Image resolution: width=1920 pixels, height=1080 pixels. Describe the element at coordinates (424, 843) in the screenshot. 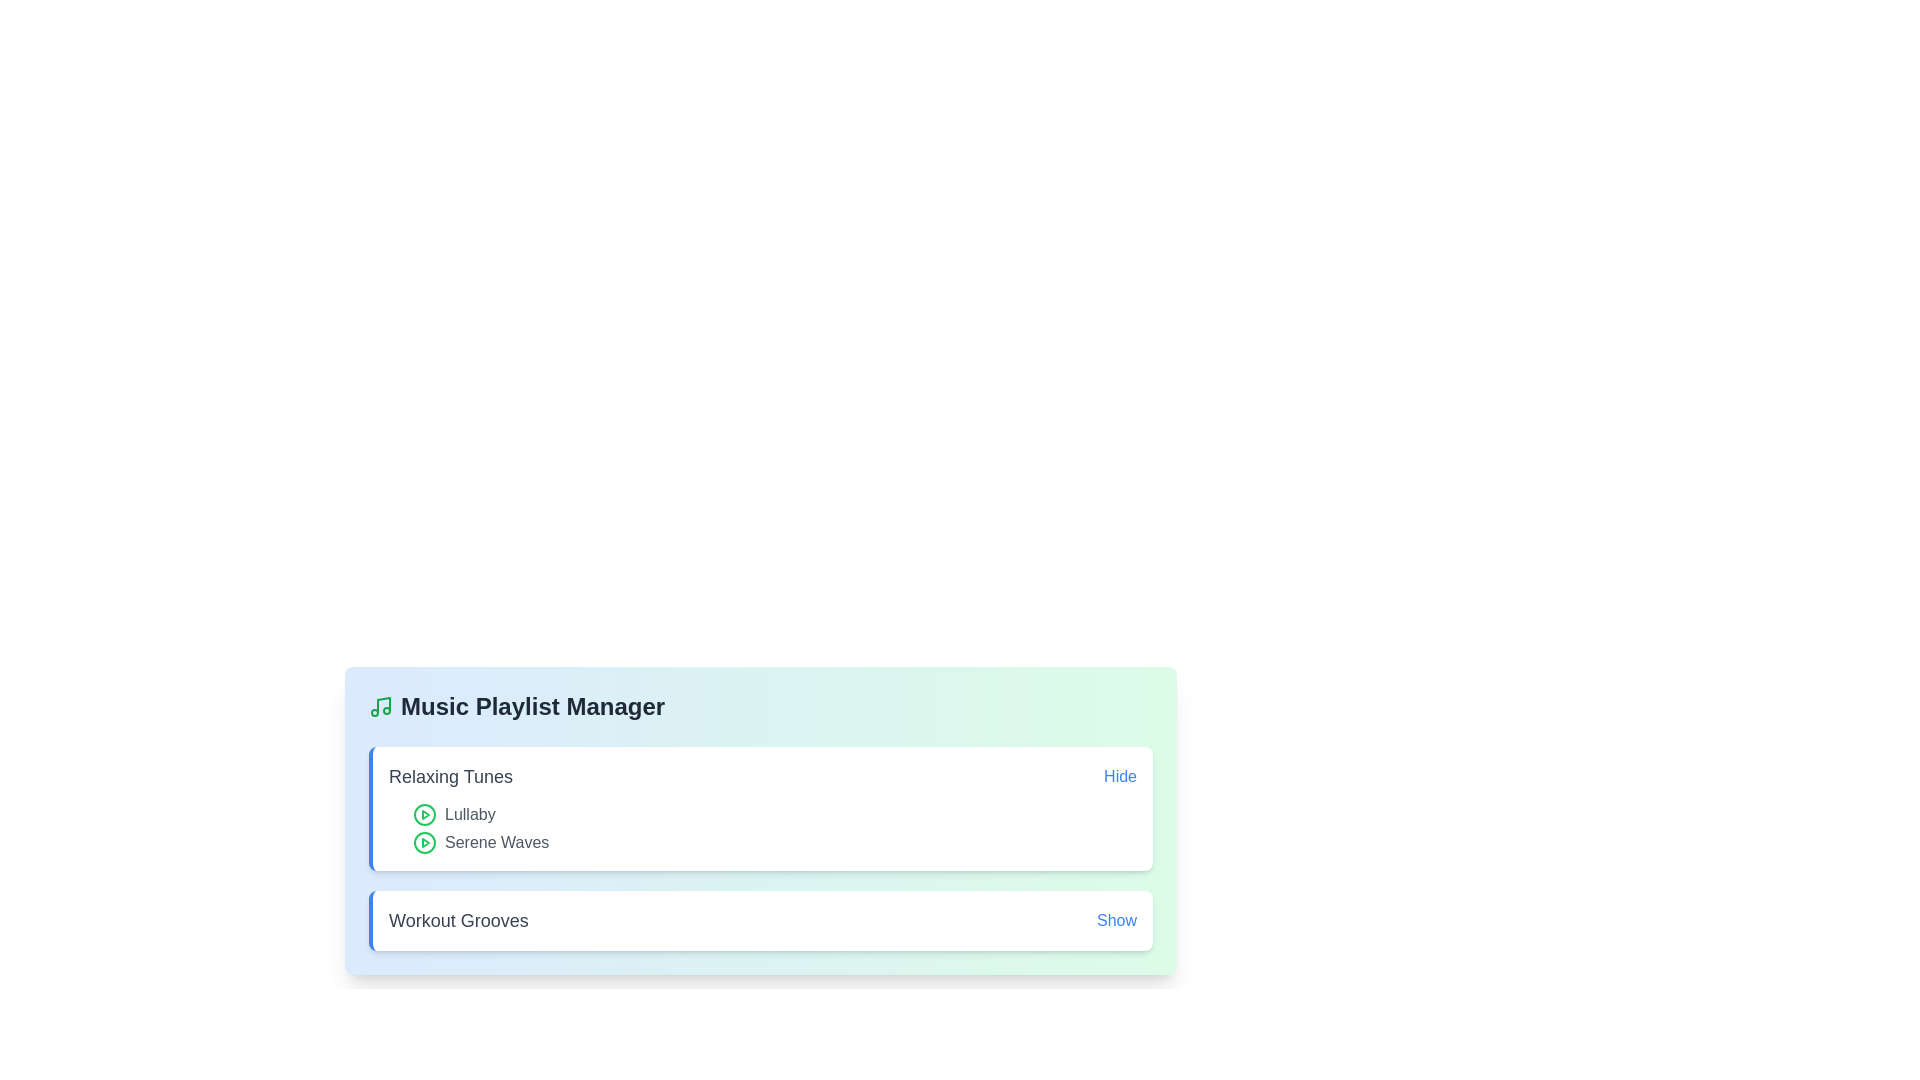

I see `the song title Serene Waves to focus or select it` at that location.